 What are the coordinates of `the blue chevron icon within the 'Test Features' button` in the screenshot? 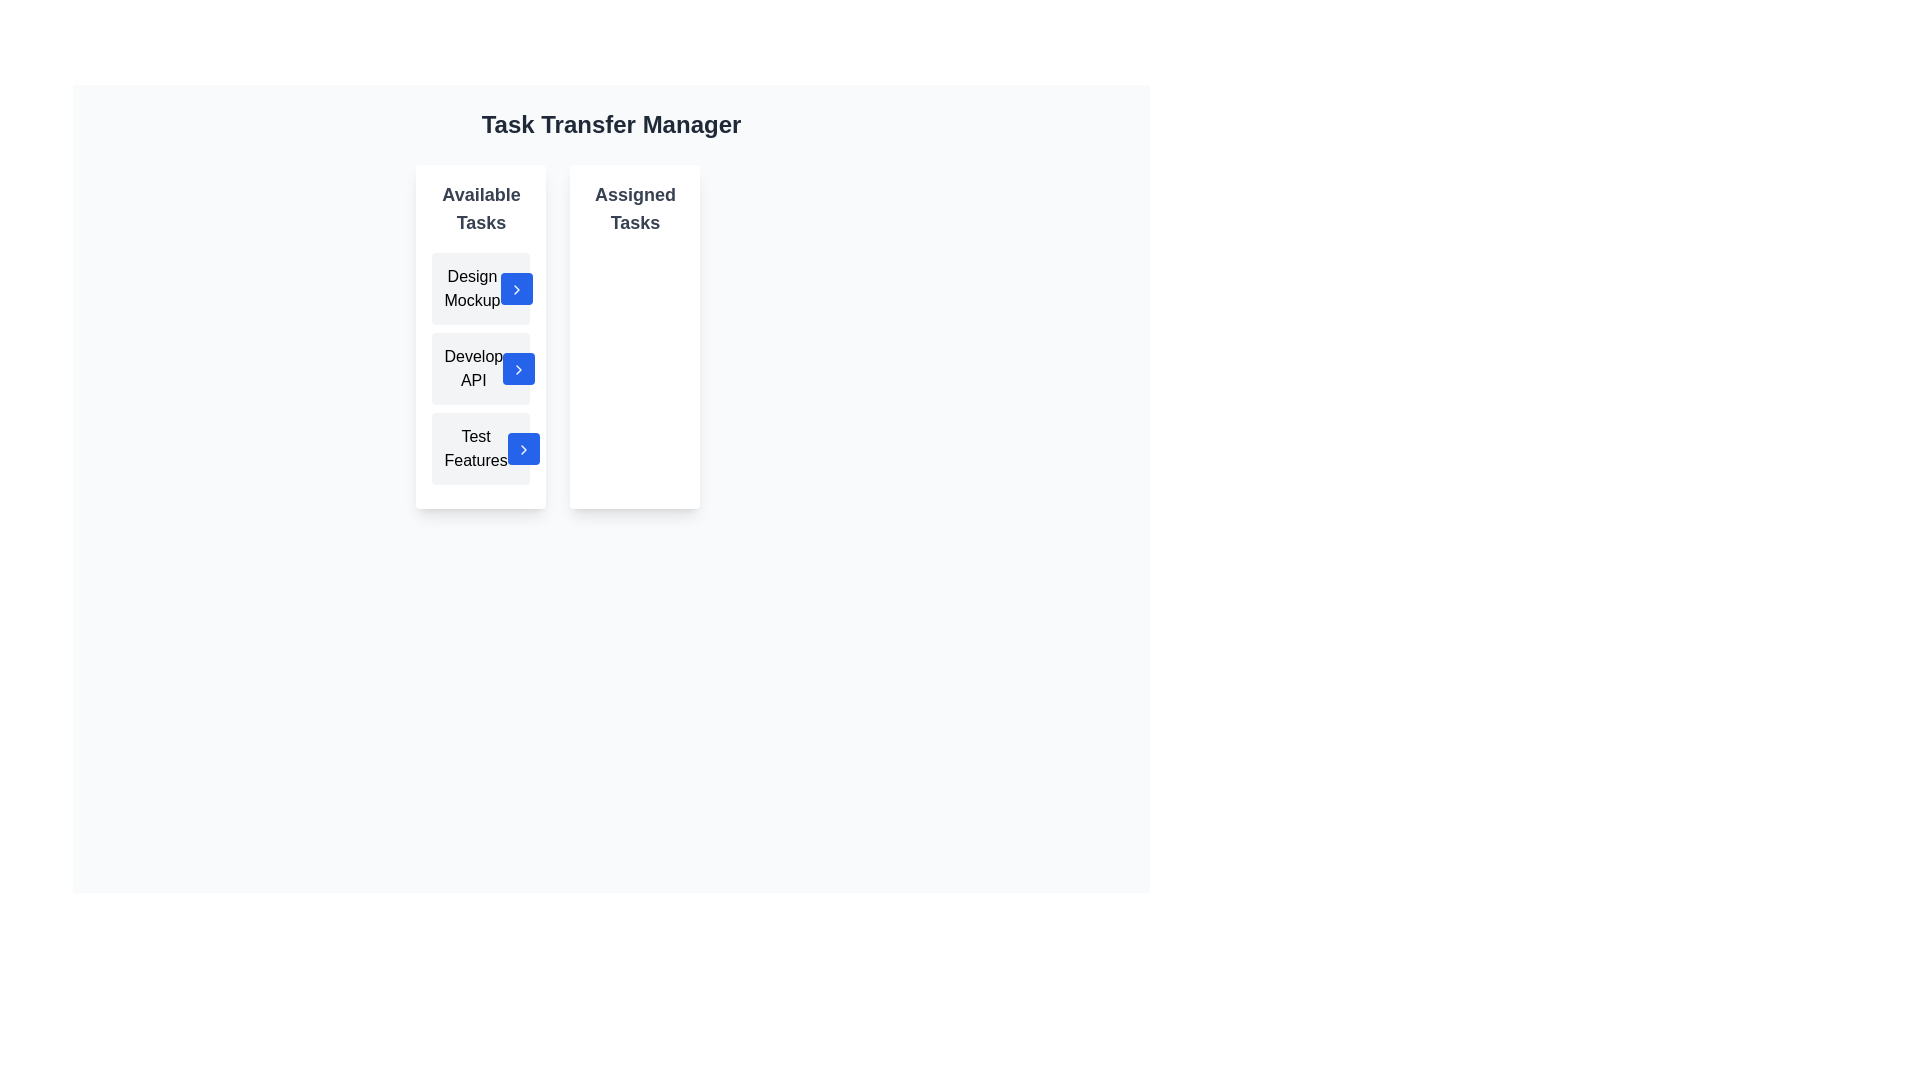 It's located at (523, 448).